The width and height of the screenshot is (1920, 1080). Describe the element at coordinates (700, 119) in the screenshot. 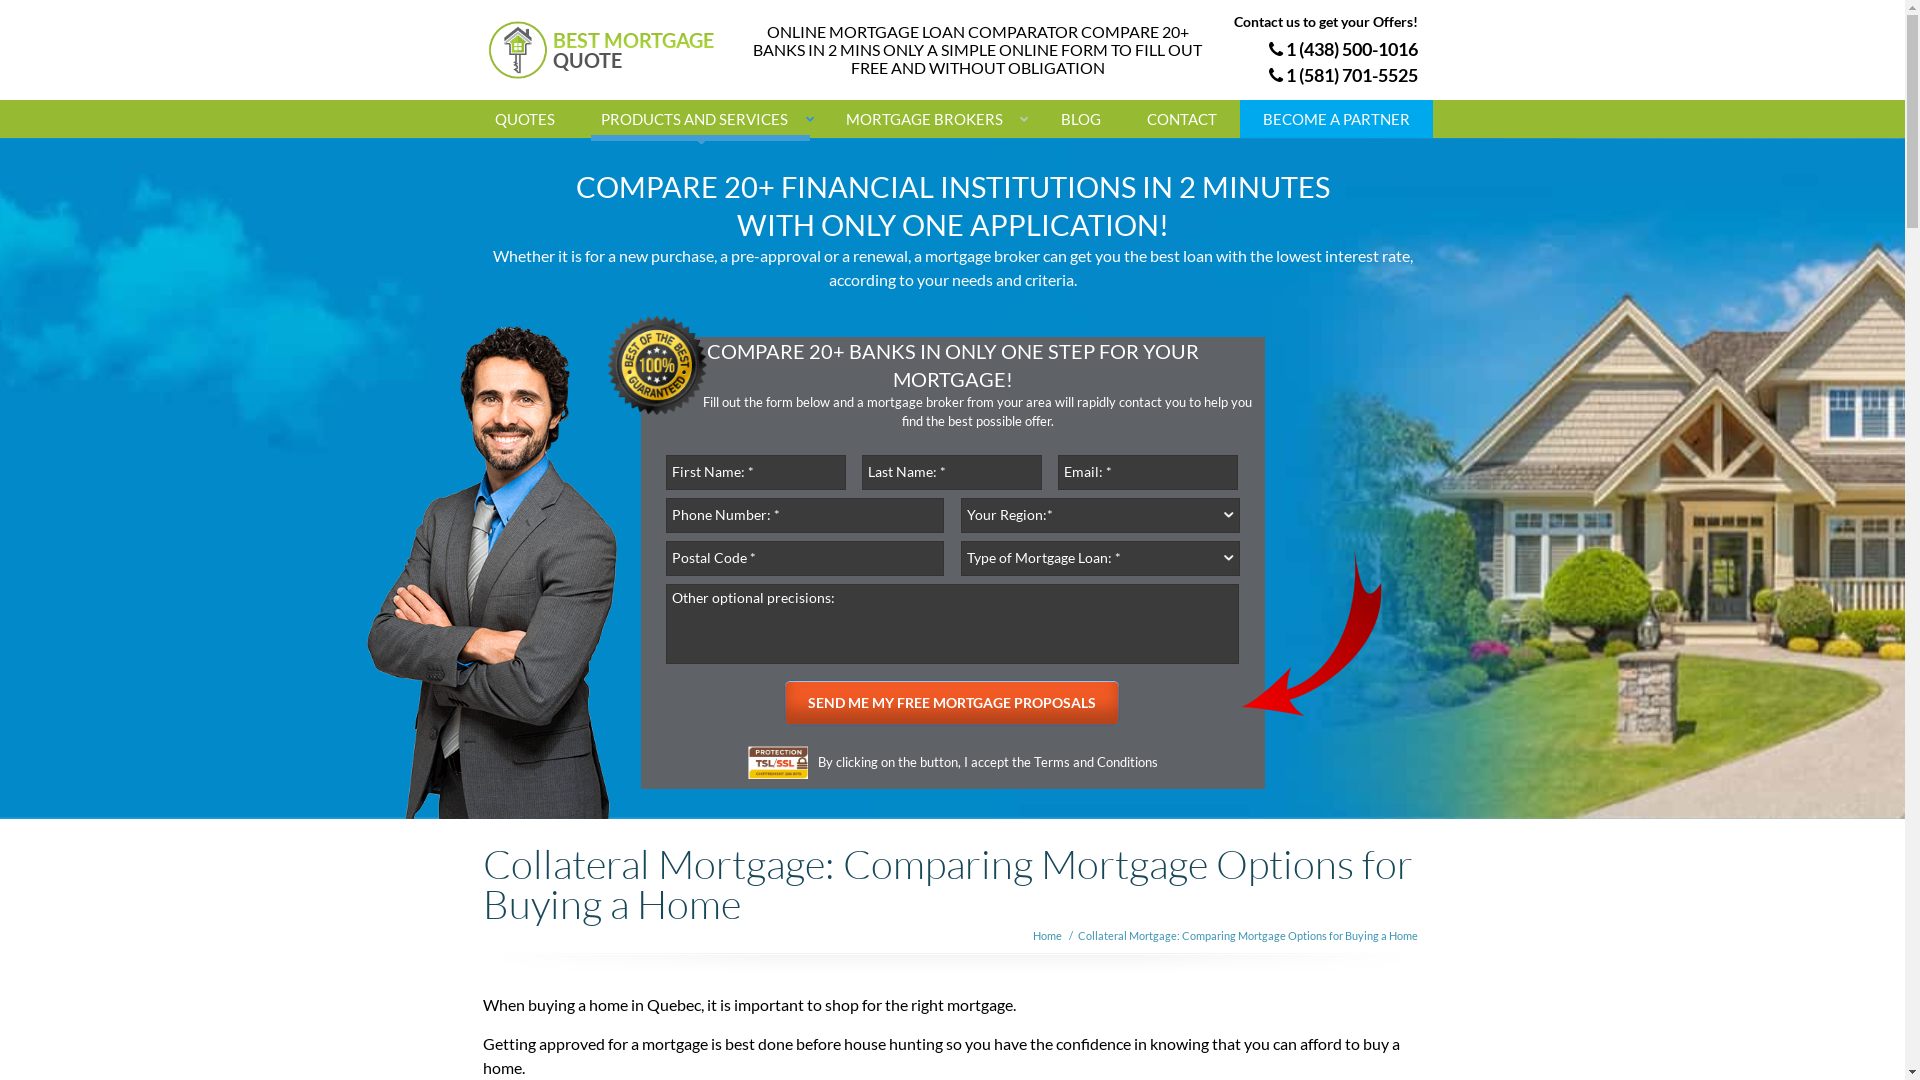

I see `'PRODUCTS AND SERVICES'` at that location.